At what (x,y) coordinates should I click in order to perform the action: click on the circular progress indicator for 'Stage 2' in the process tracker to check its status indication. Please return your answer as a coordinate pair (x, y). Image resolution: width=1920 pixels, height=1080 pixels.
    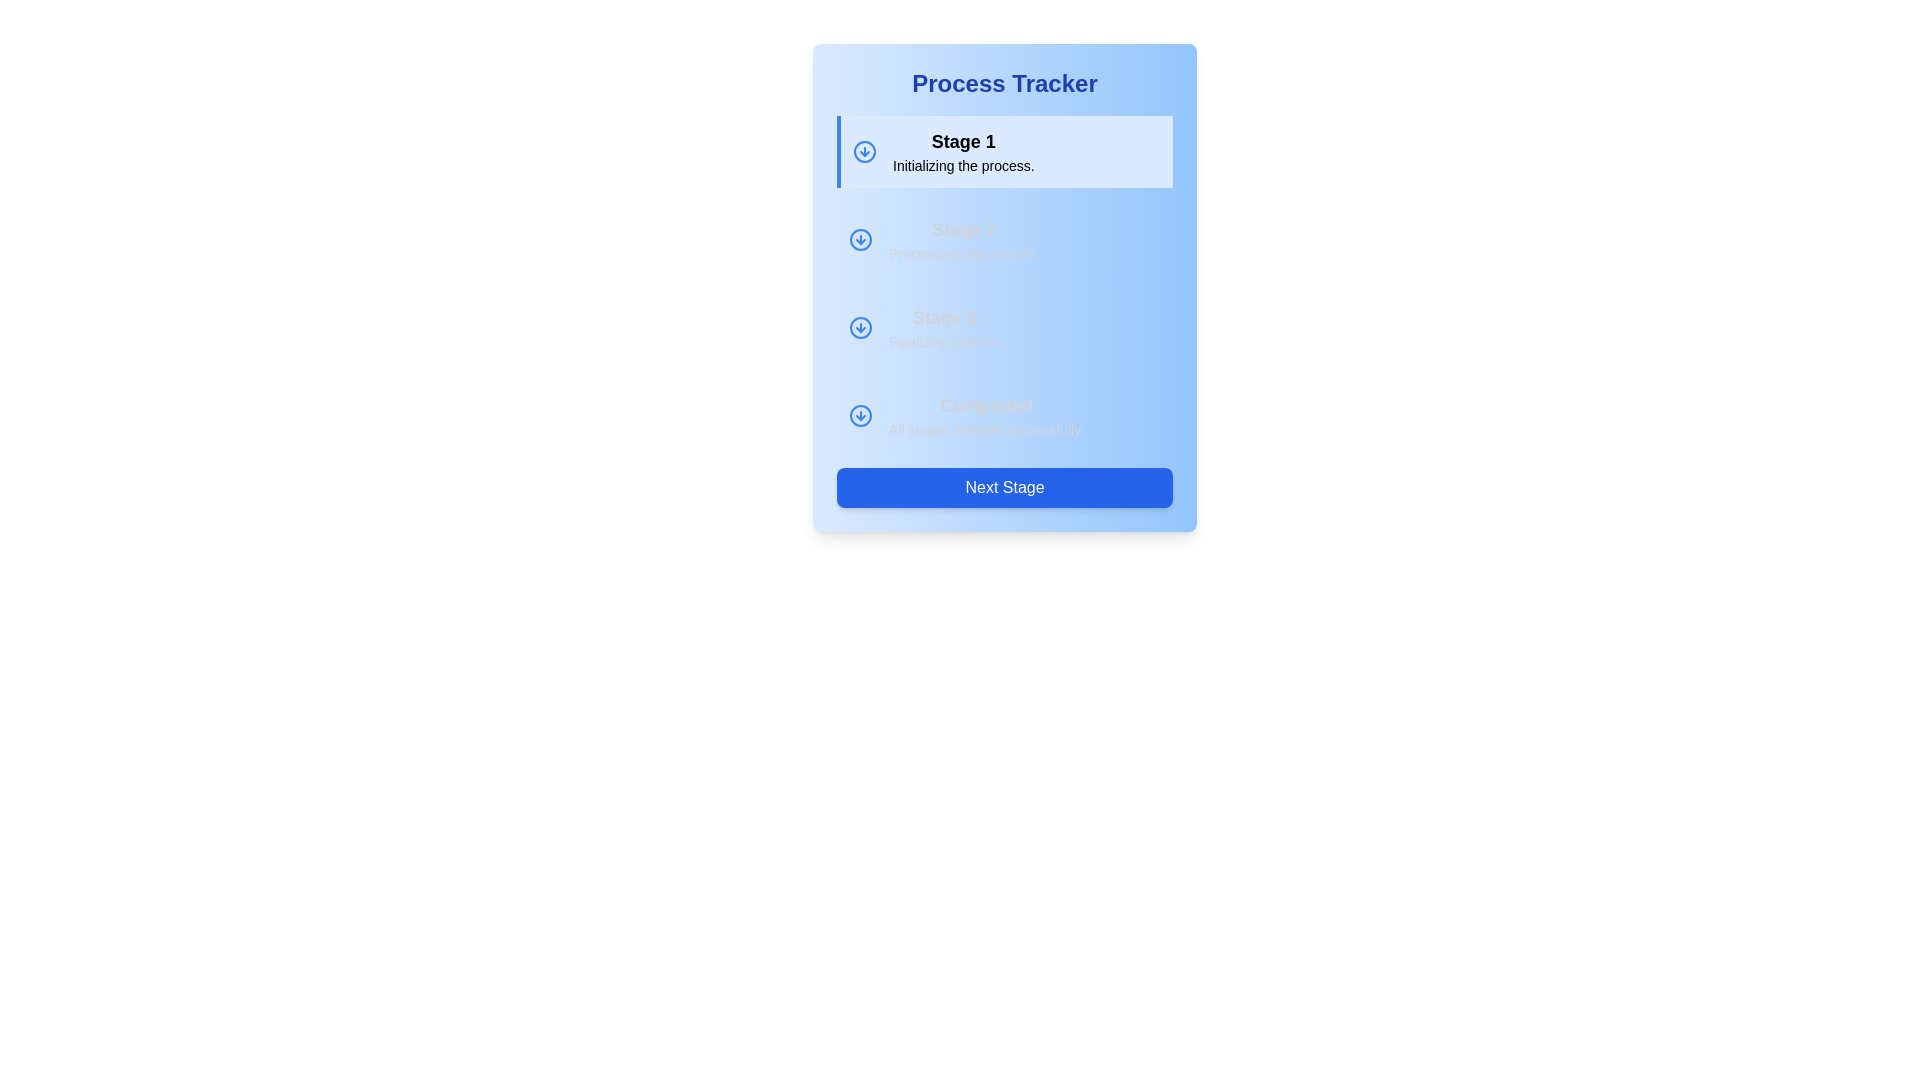
    Looking at the image, I should click on (860, 238).